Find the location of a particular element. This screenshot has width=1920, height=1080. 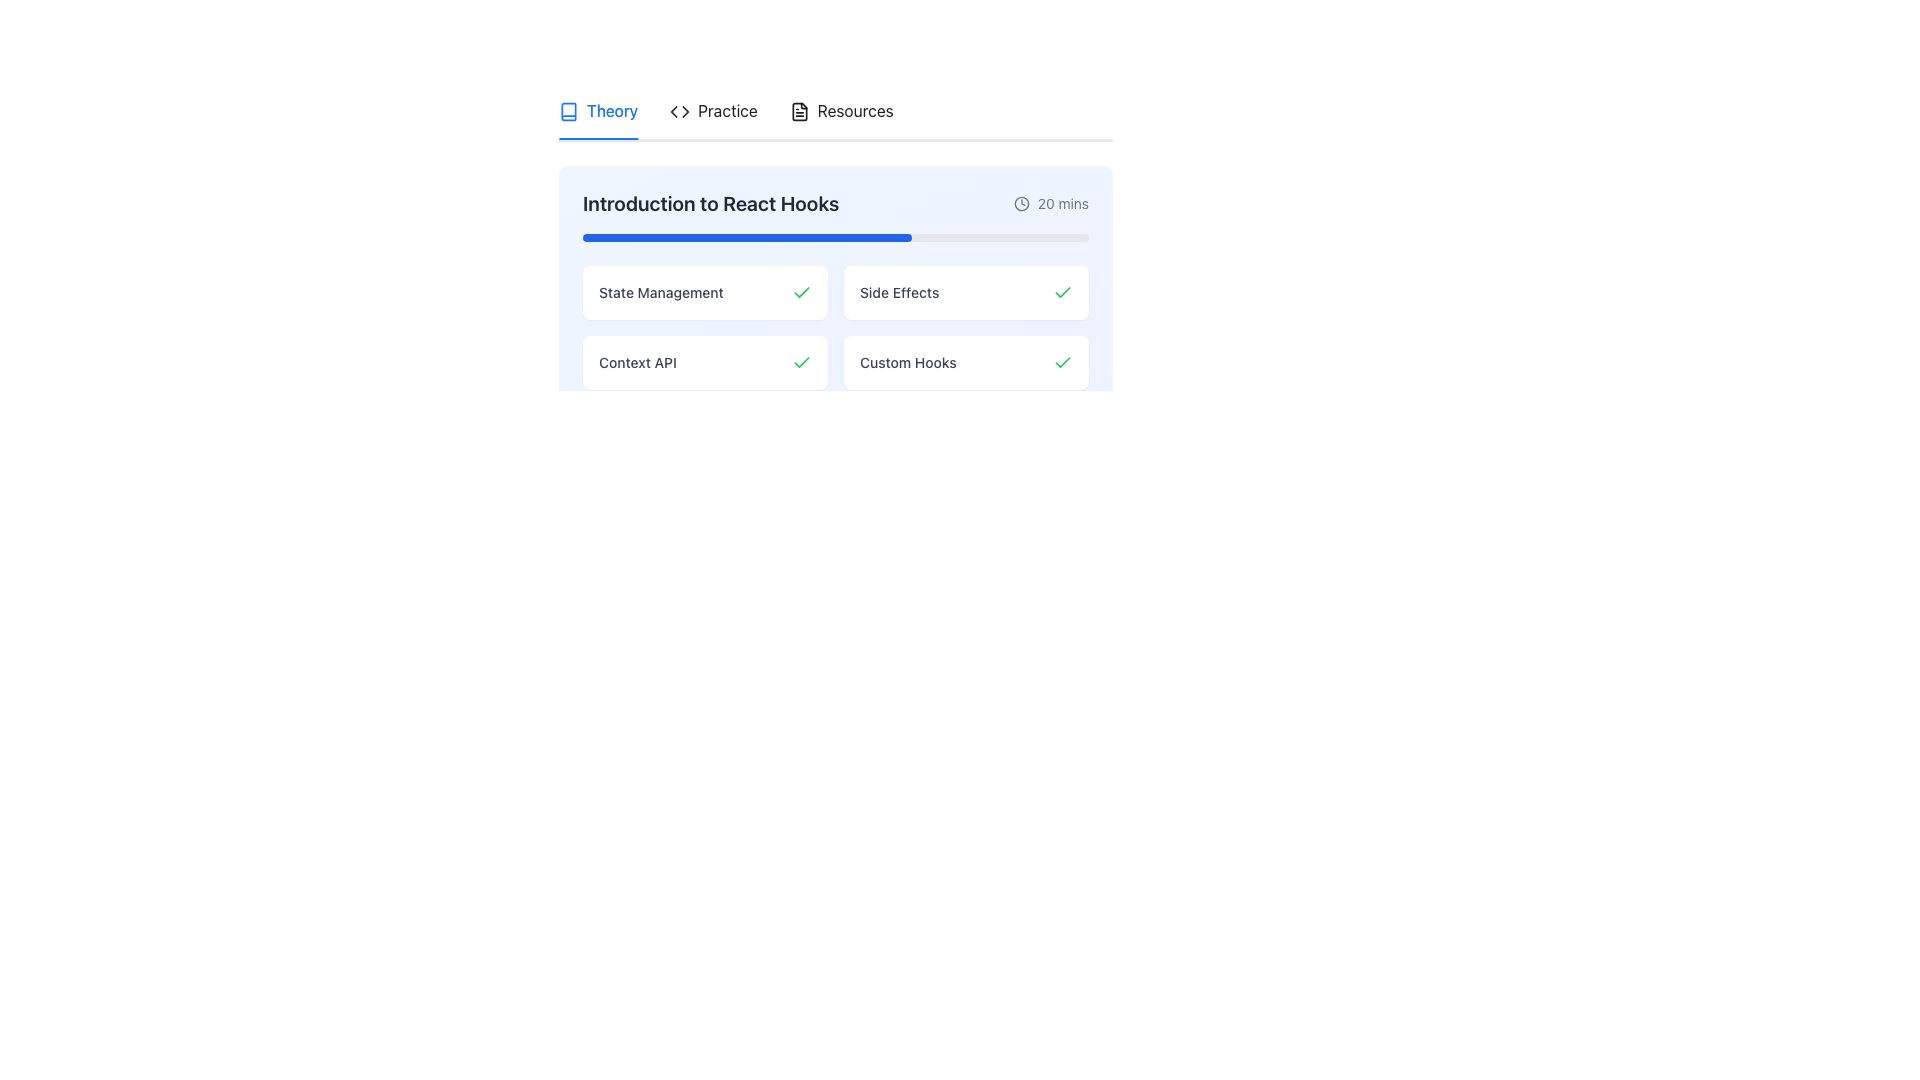

the 'Practice' tab in the navigation bar is located at coordinates (725, 111).